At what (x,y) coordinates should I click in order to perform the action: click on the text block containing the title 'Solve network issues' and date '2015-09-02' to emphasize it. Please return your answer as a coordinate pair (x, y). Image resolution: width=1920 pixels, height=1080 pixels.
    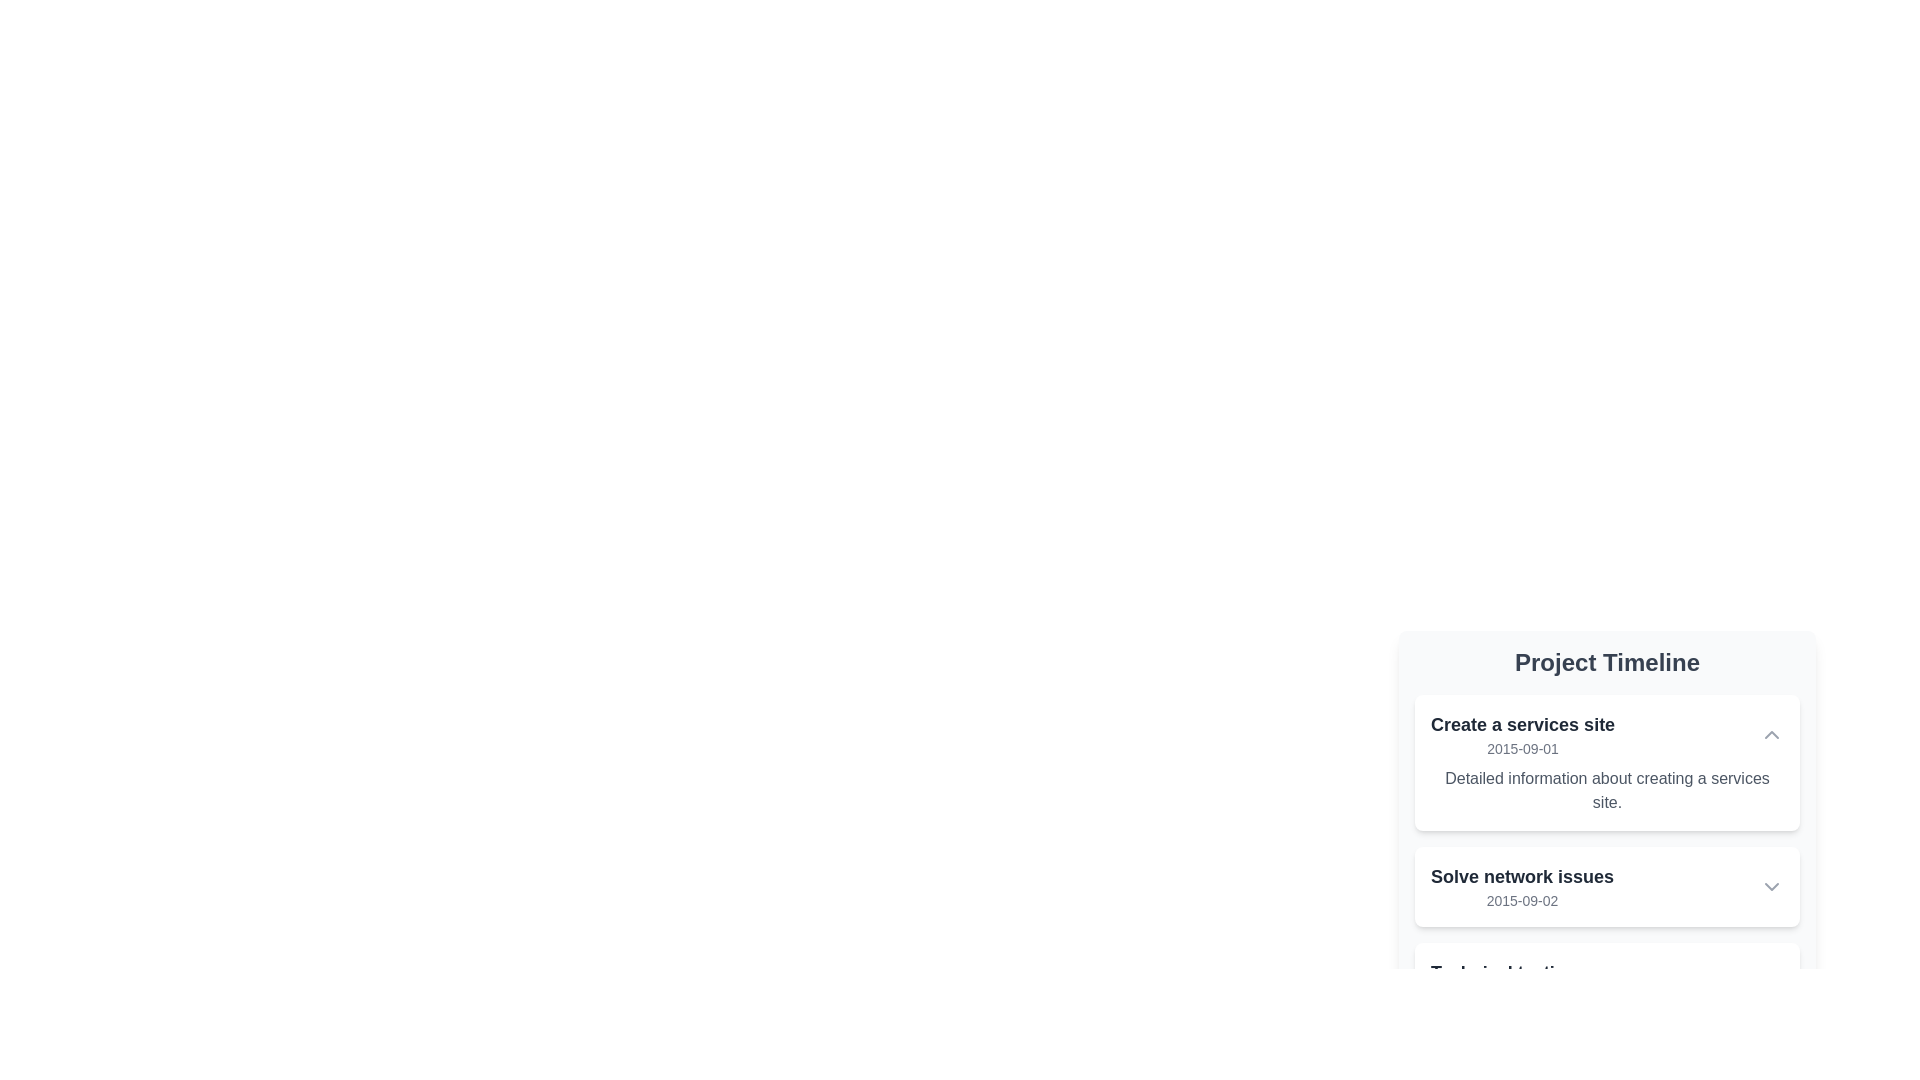
    Looking at the image, I should click on (1607, 886).